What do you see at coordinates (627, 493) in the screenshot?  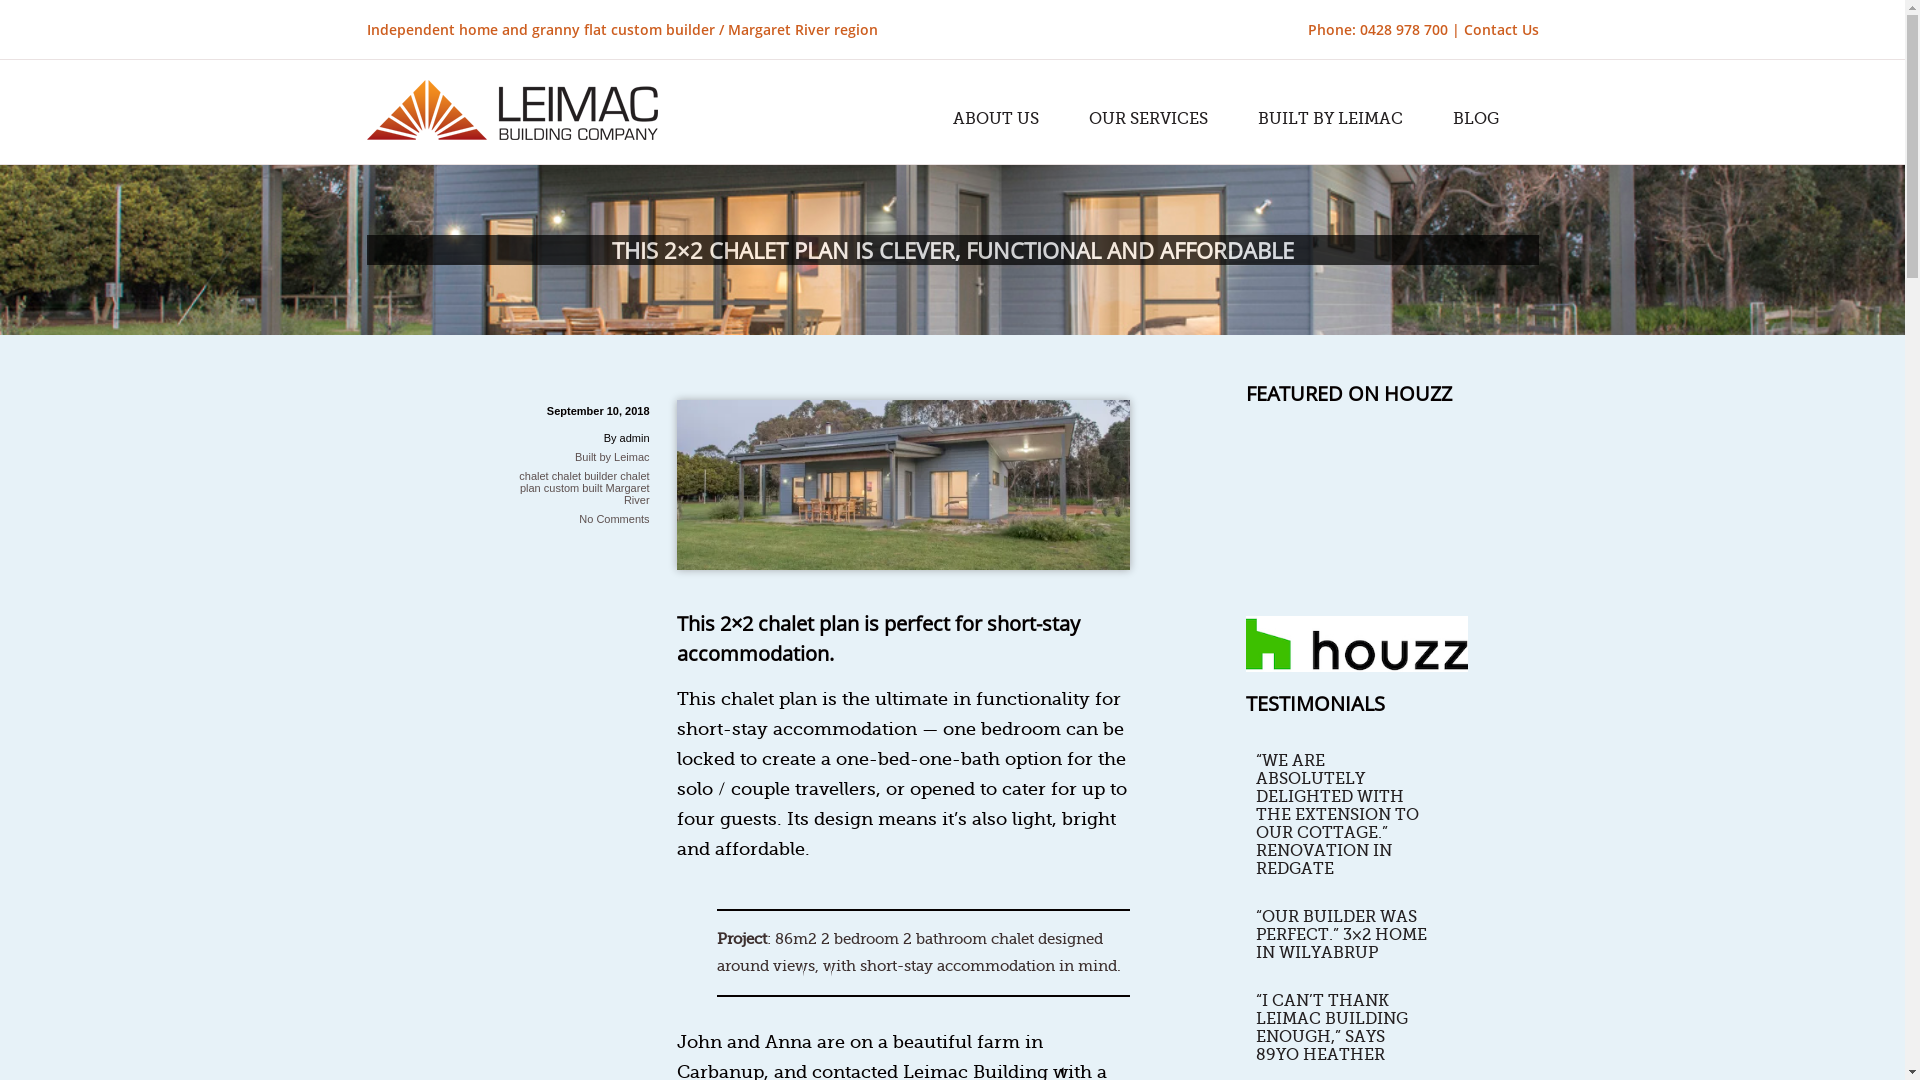 I see `'Margaret River'` at bounding box center [627, 493].